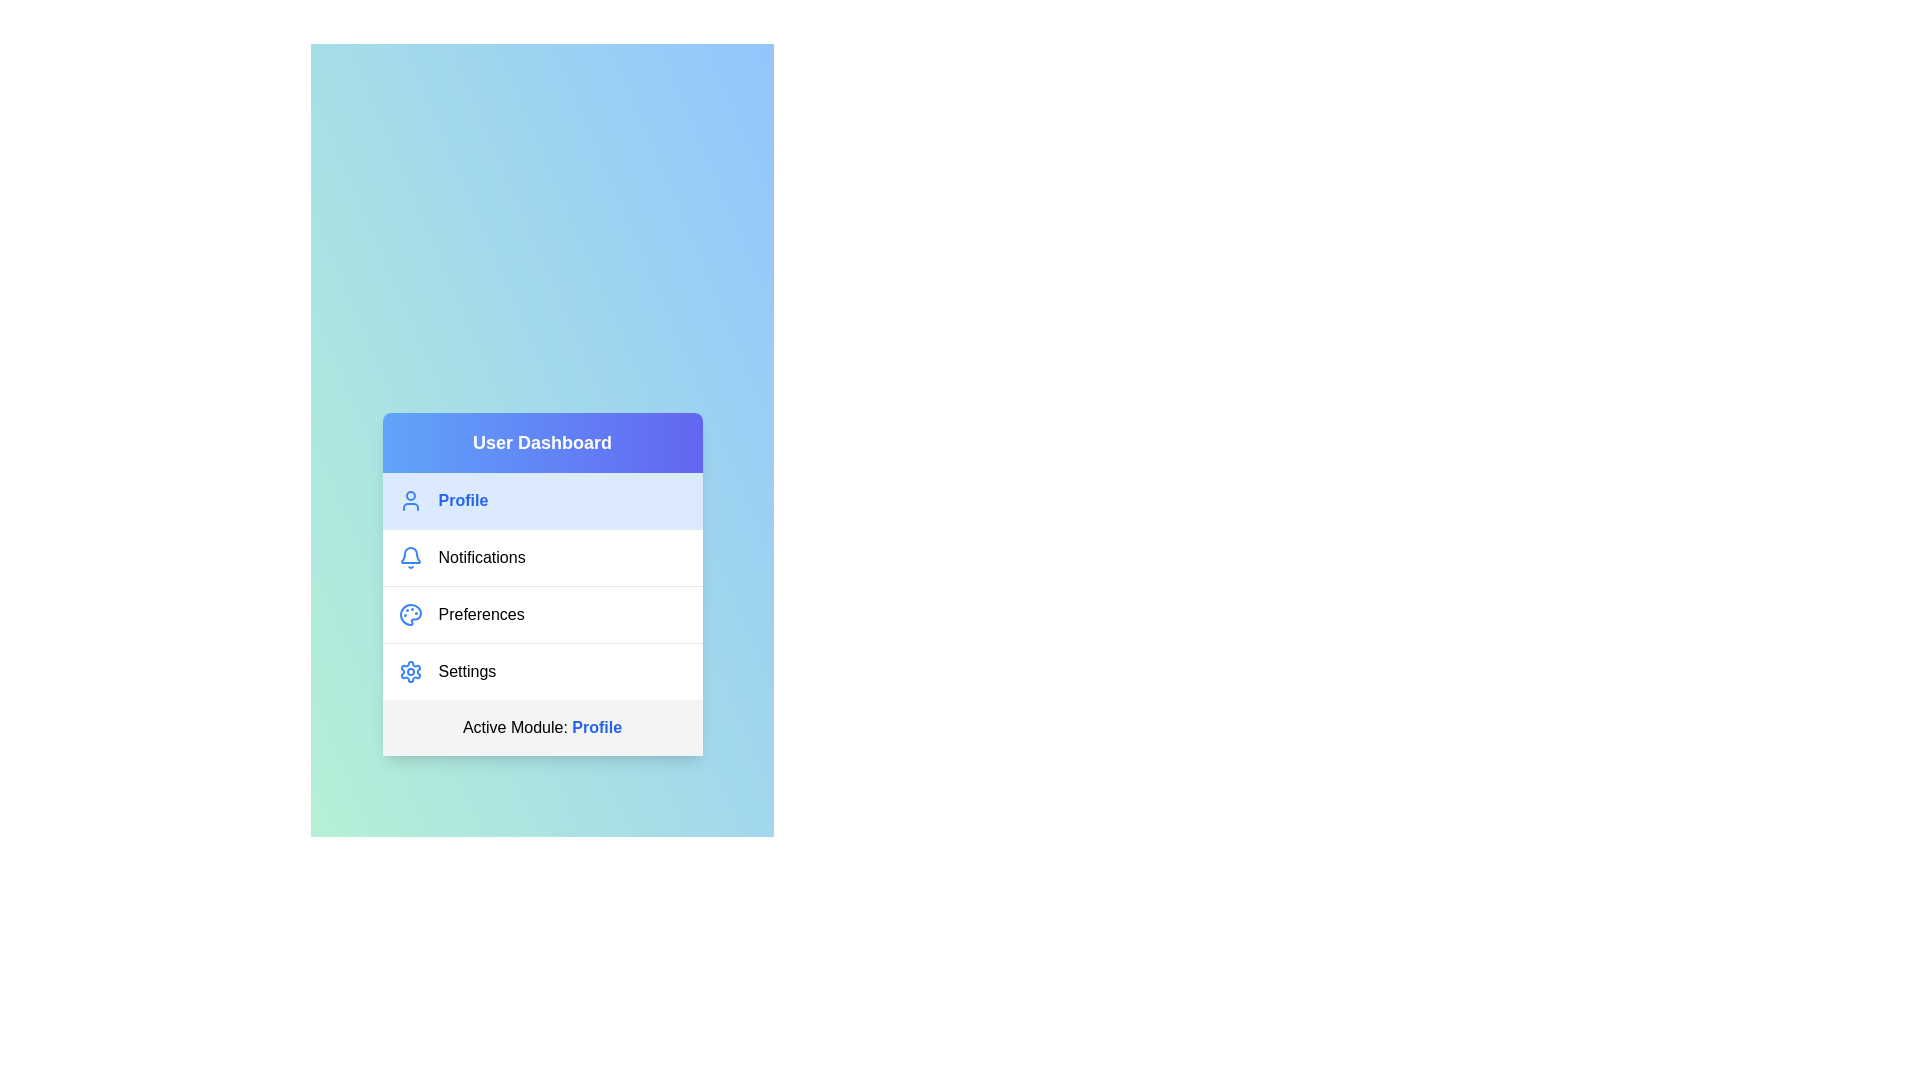  I want to click on the menu item corresponding to Profile, so click(542, 499).